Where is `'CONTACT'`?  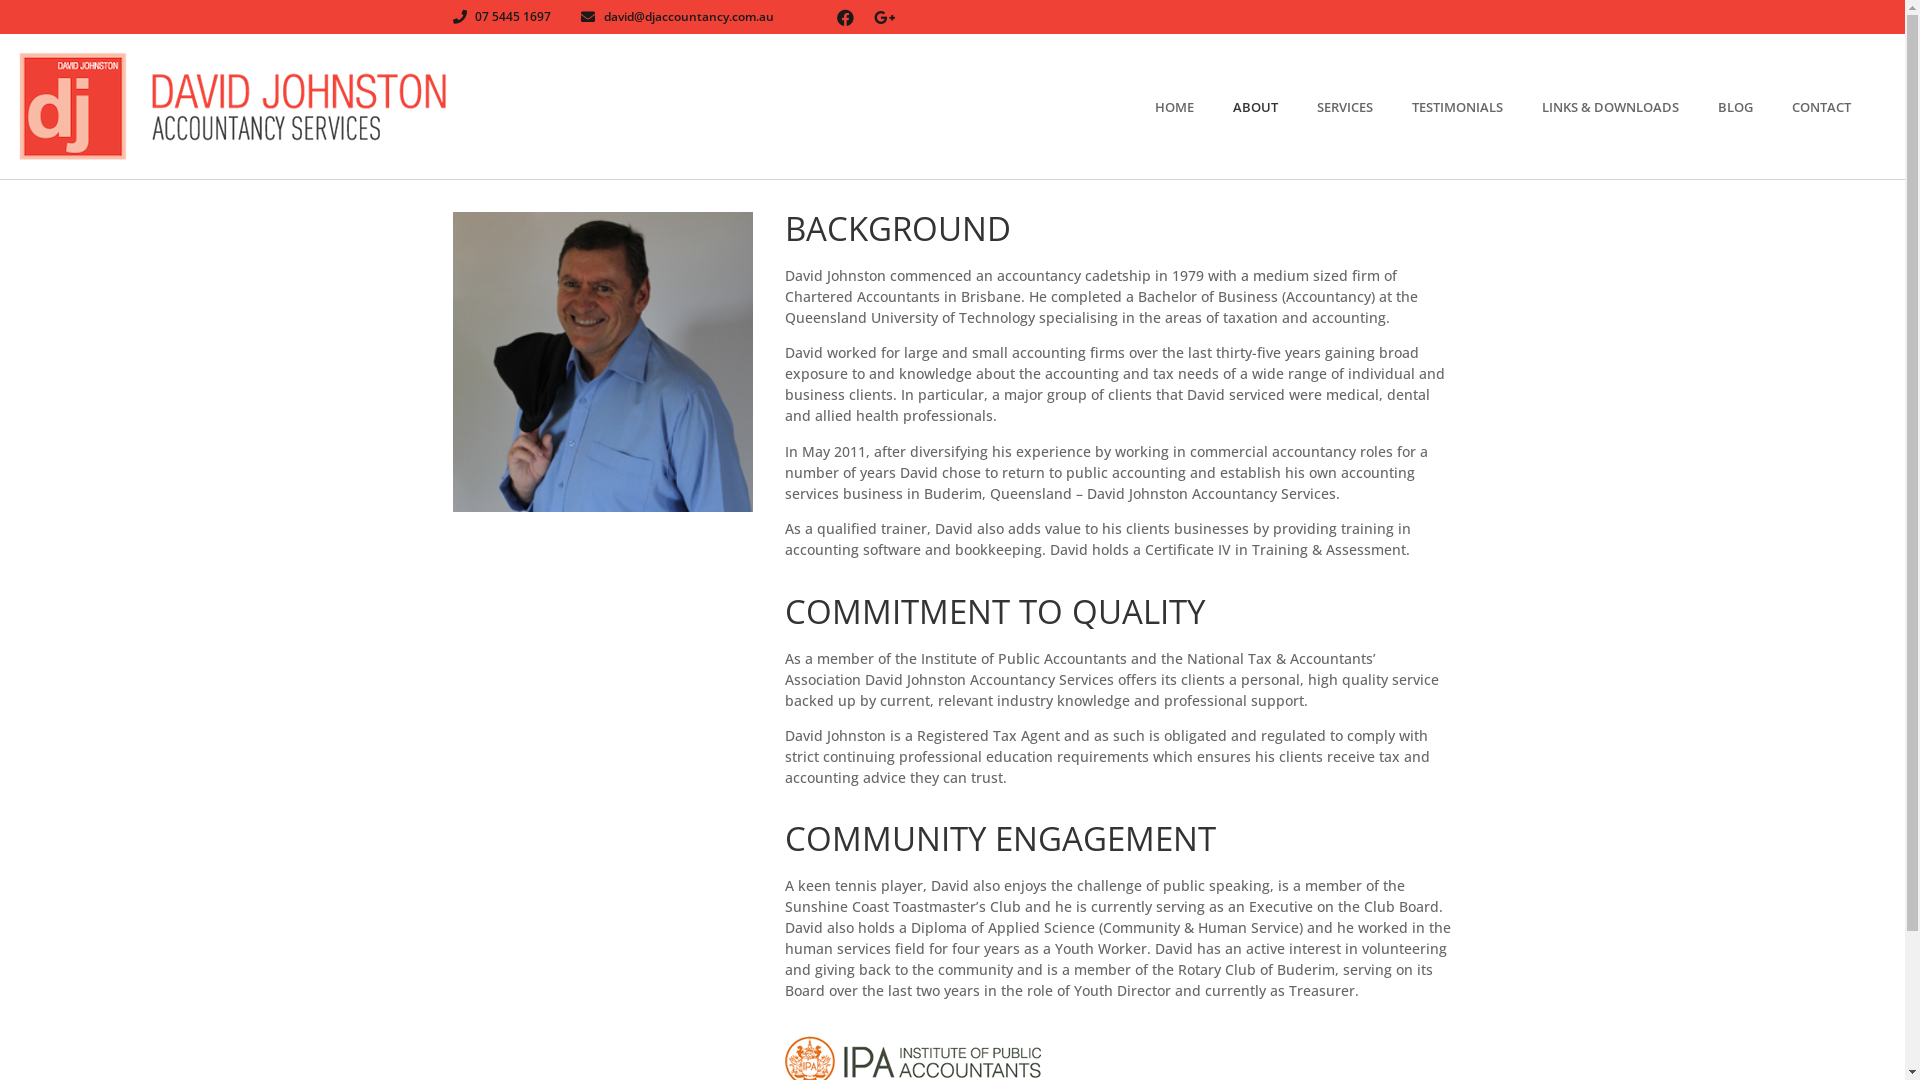 'CONTACT' is located at coordinates (1840, 107).